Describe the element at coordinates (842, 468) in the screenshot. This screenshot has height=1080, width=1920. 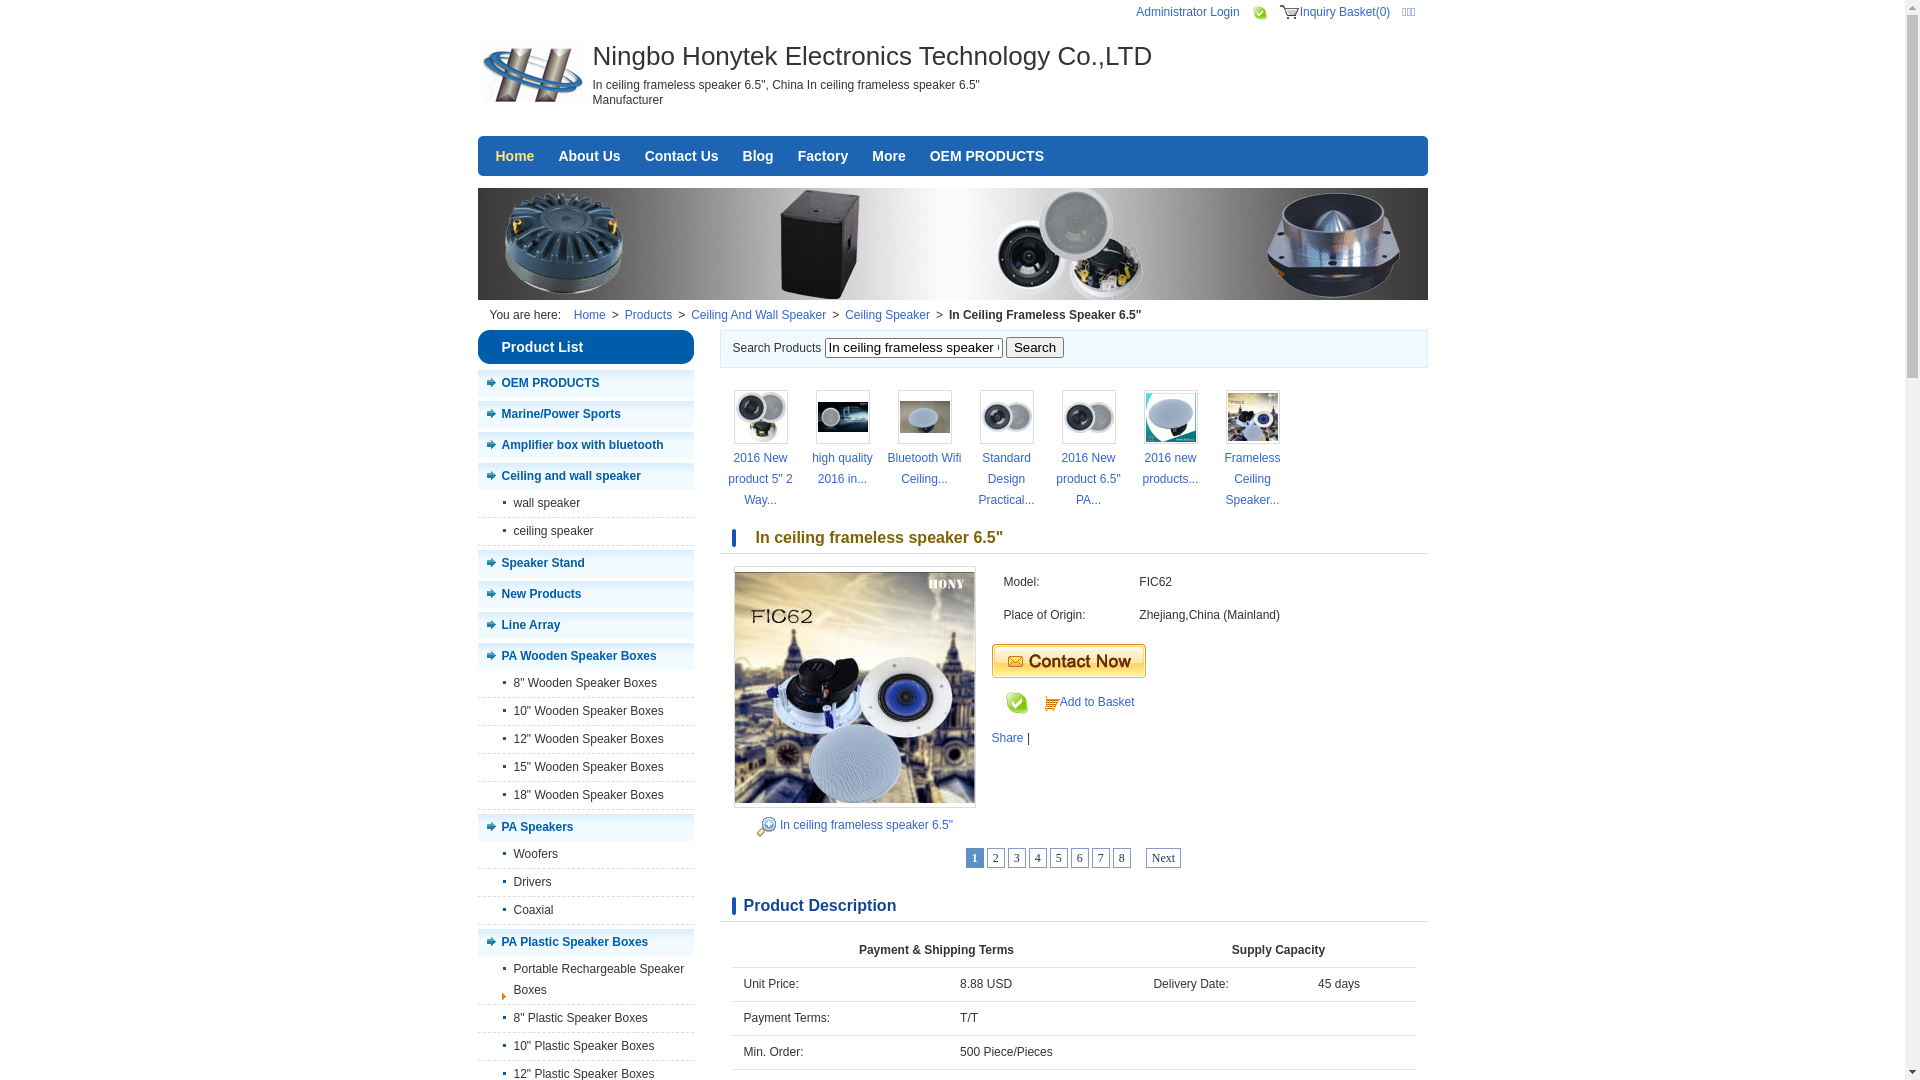
I see `'high quality 2016 in...'` at that location.